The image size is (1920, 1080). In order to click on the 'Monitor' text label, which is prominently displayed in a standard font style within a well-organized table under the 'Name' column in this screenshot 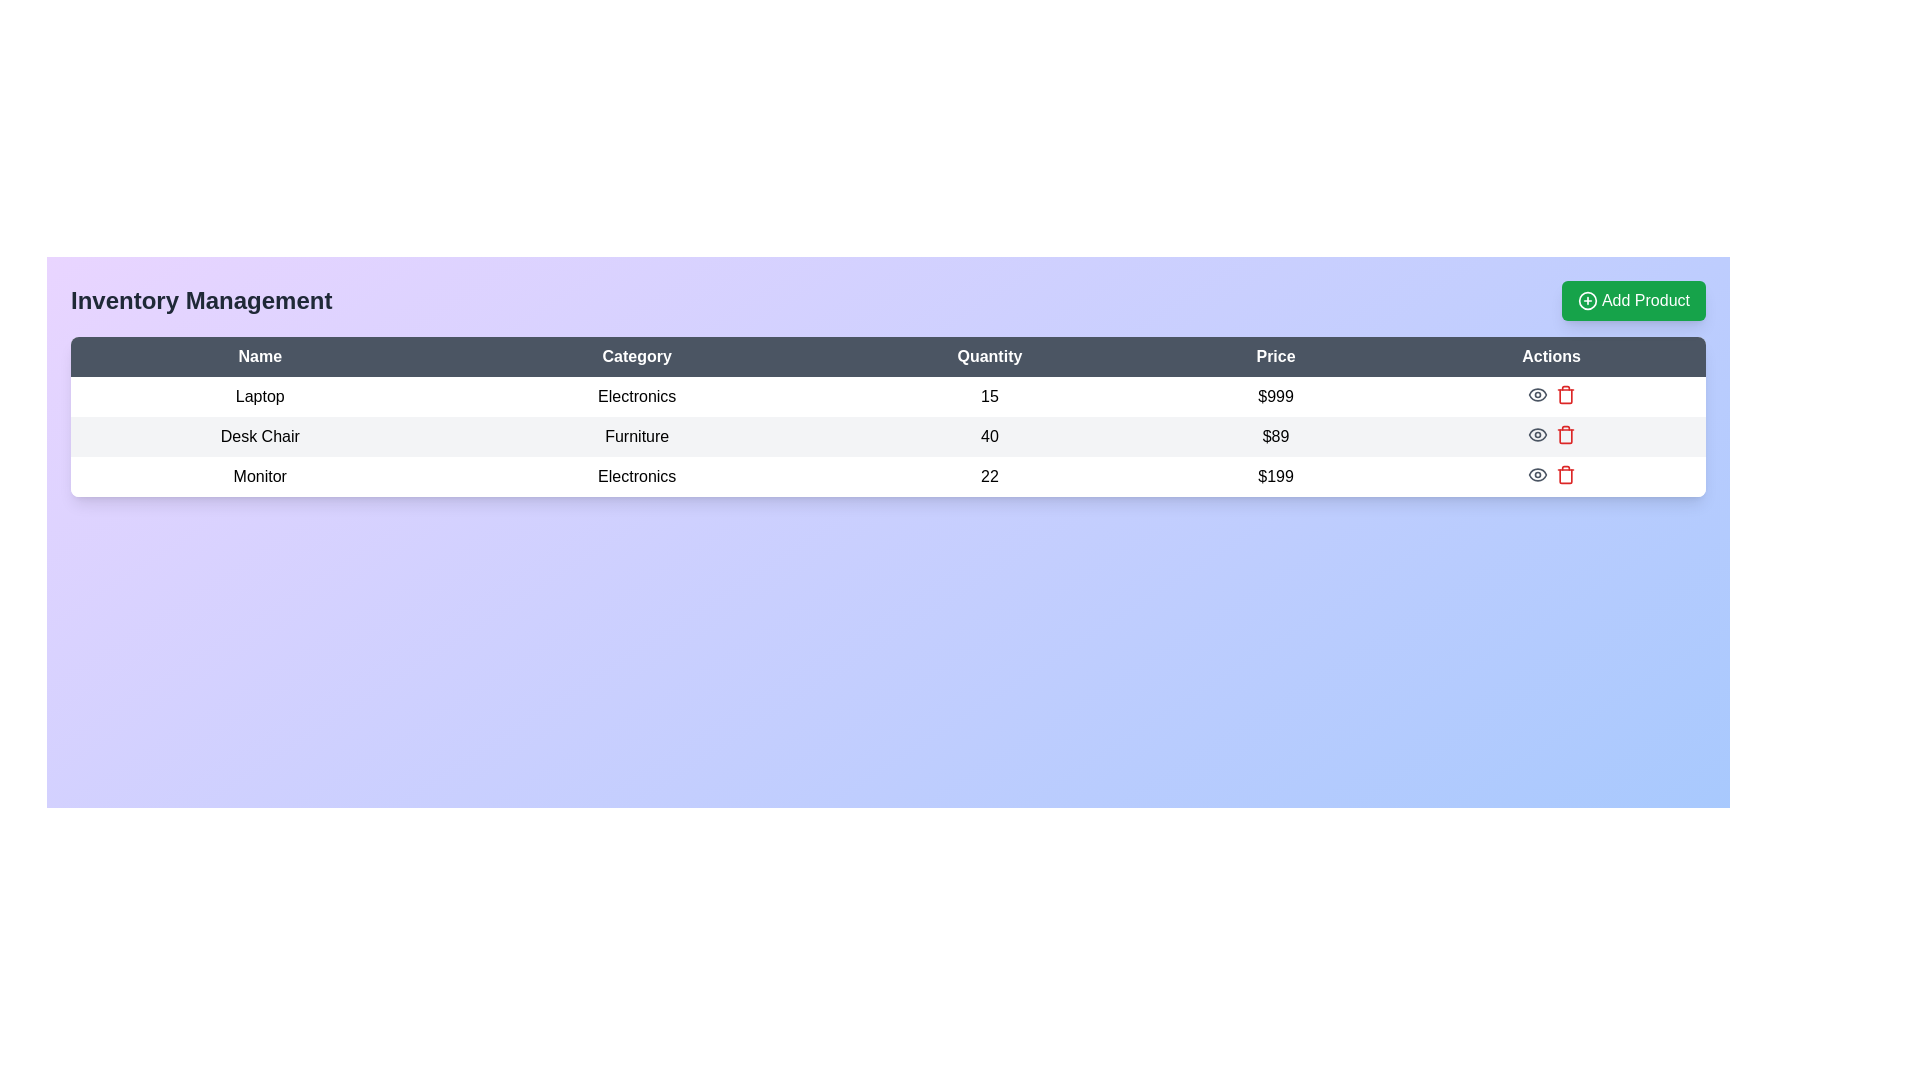, I will do `click(259, 477)`.